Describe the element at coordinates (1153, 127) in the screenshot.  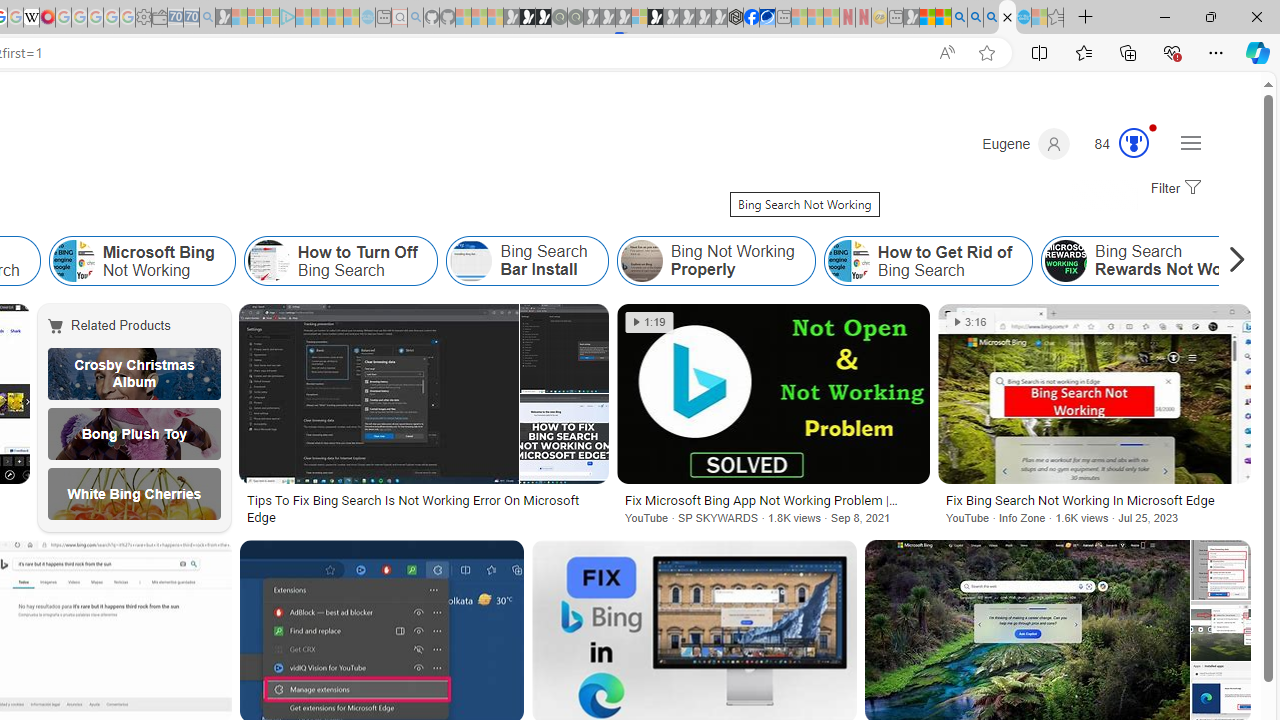
I see `'Animation'` at that location.